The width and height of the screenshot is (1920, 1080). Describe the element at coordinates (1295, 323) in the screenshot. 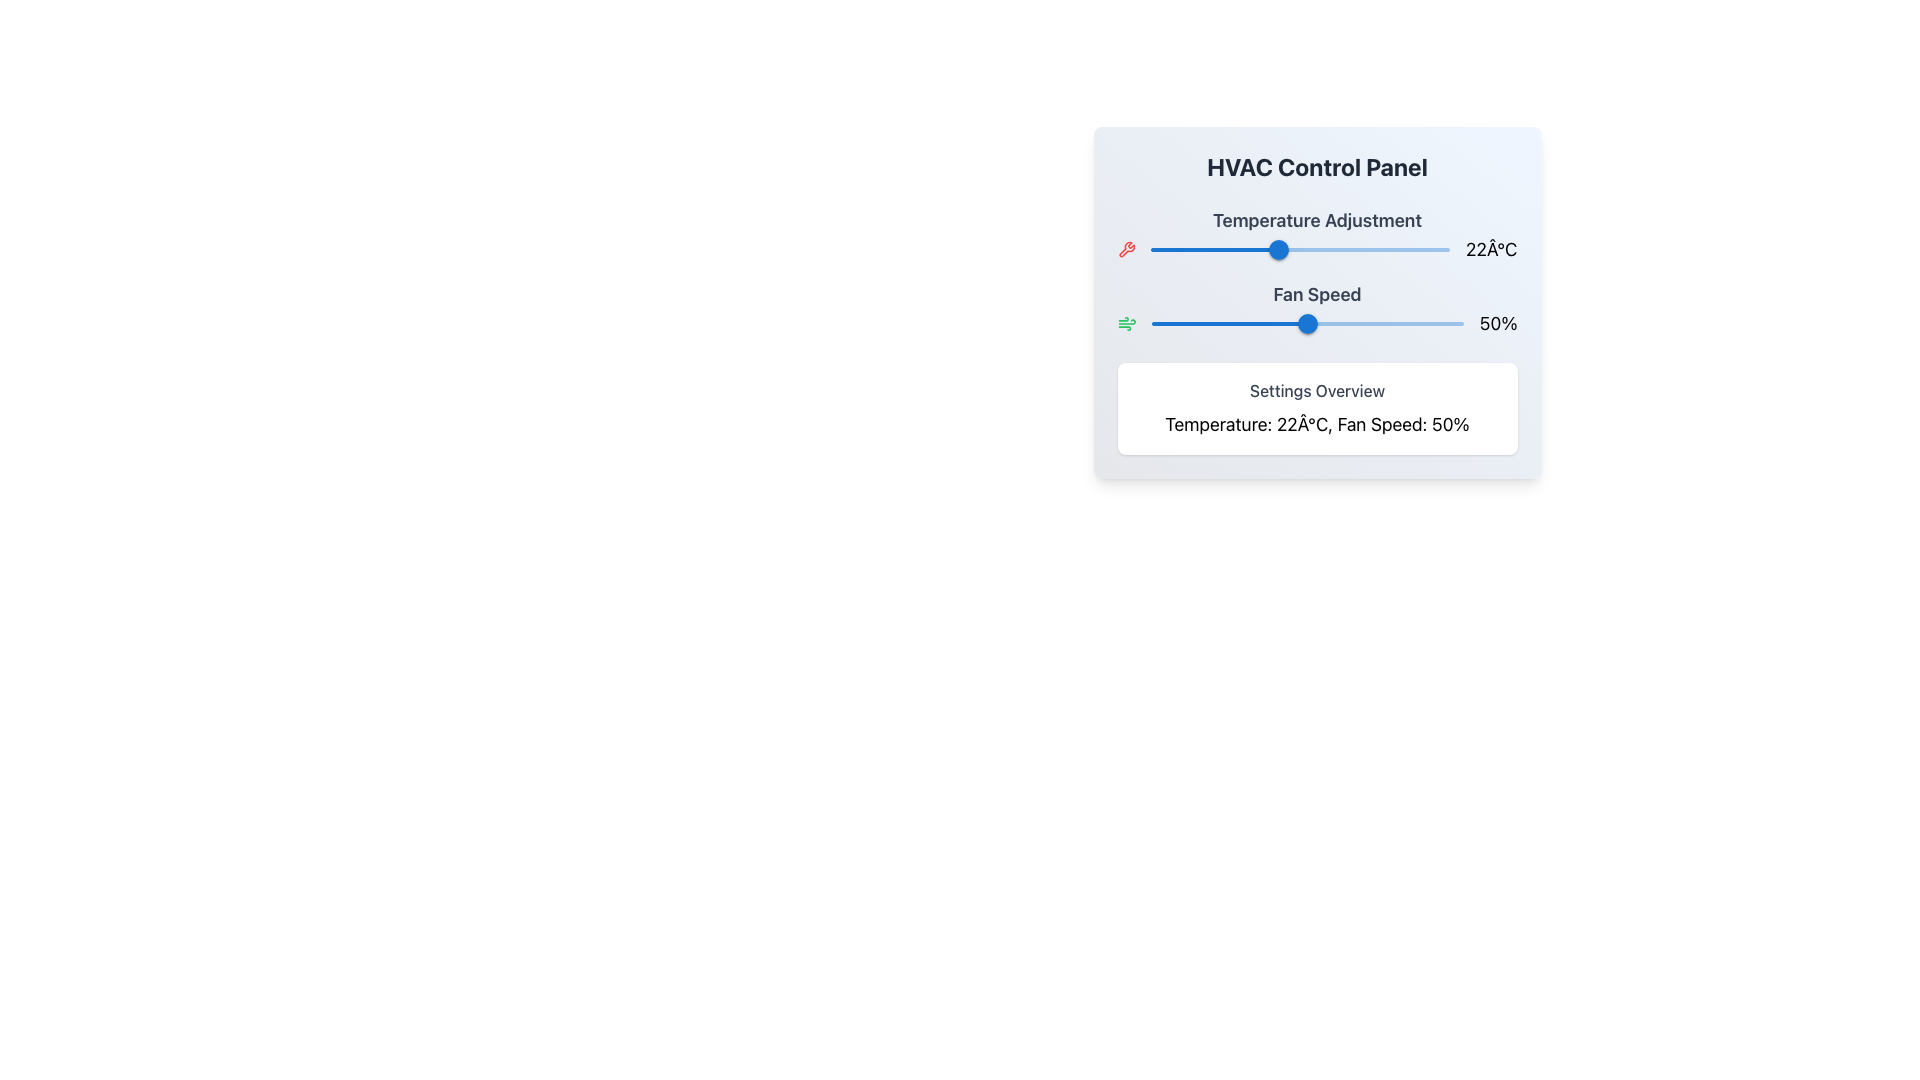

I see `fan speed` at that location.